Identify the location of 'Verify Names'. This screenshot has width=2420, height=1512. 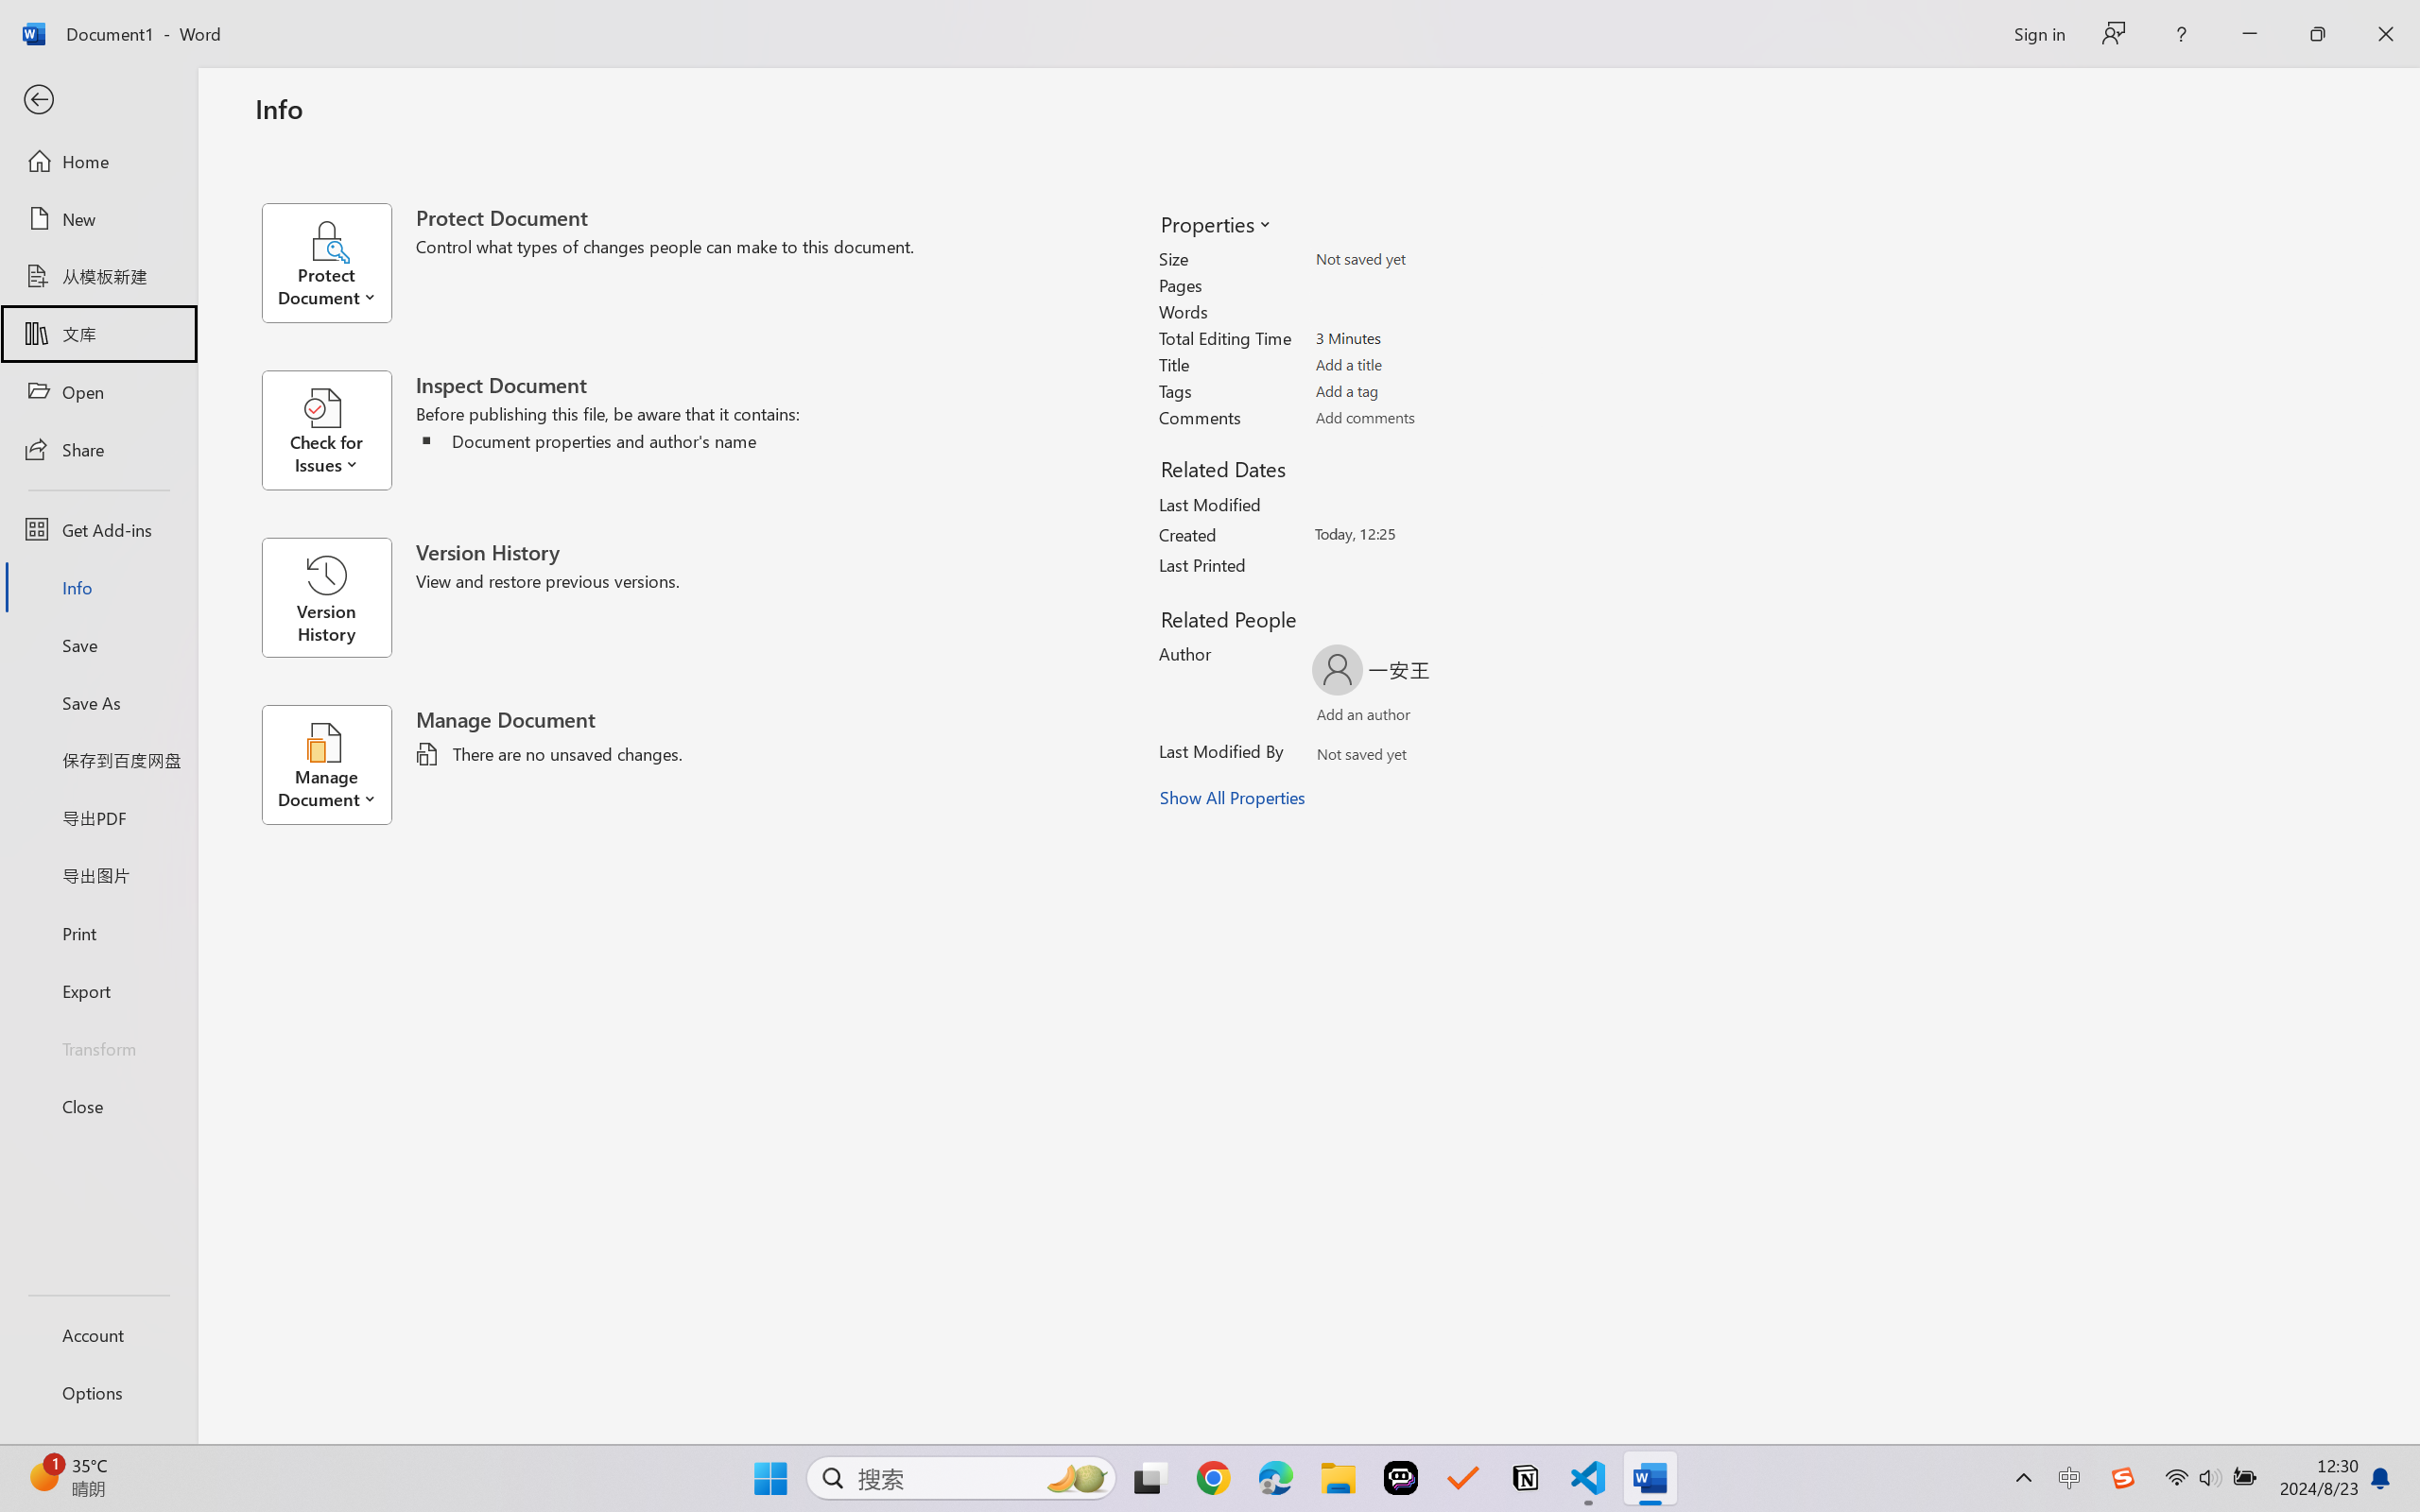
(1396, 756).